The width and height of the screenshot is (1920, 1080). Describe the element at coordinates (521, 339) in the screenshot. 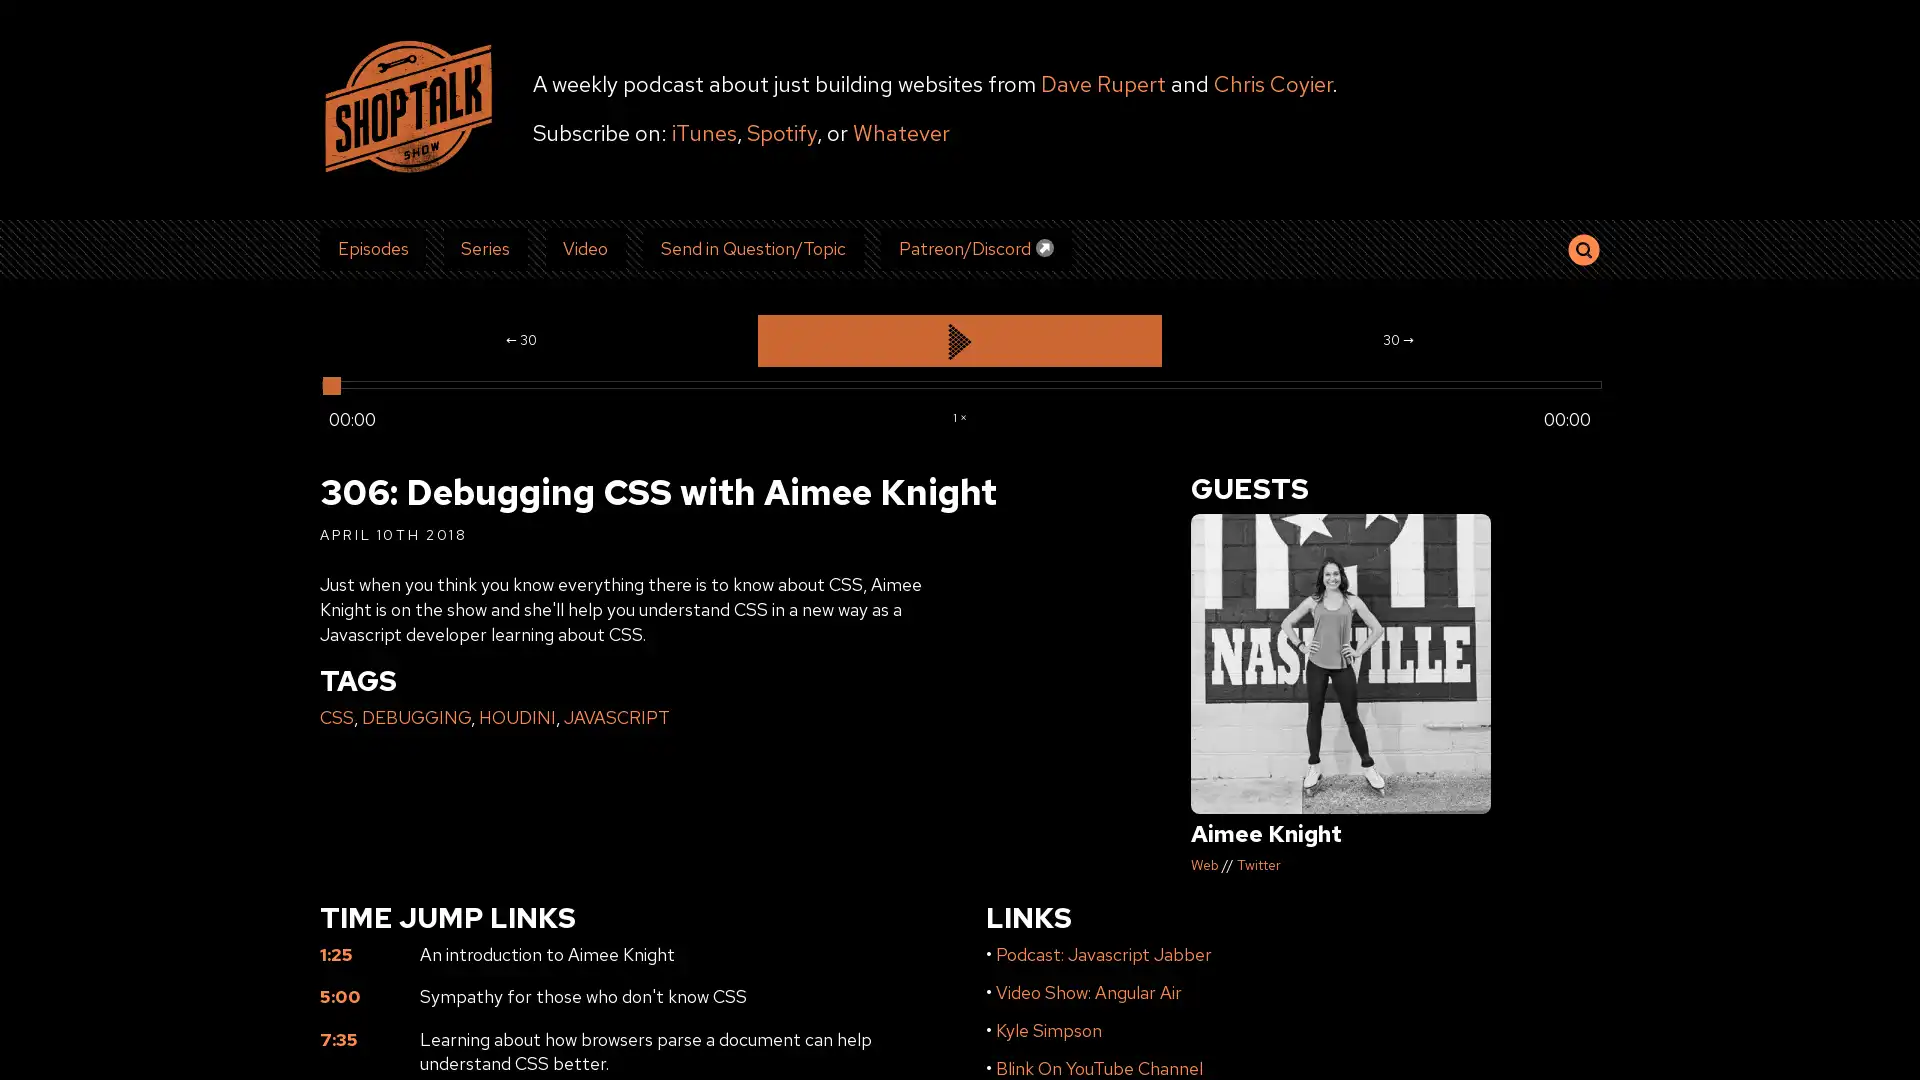

I see `Rewind 30 seconds` at that location.